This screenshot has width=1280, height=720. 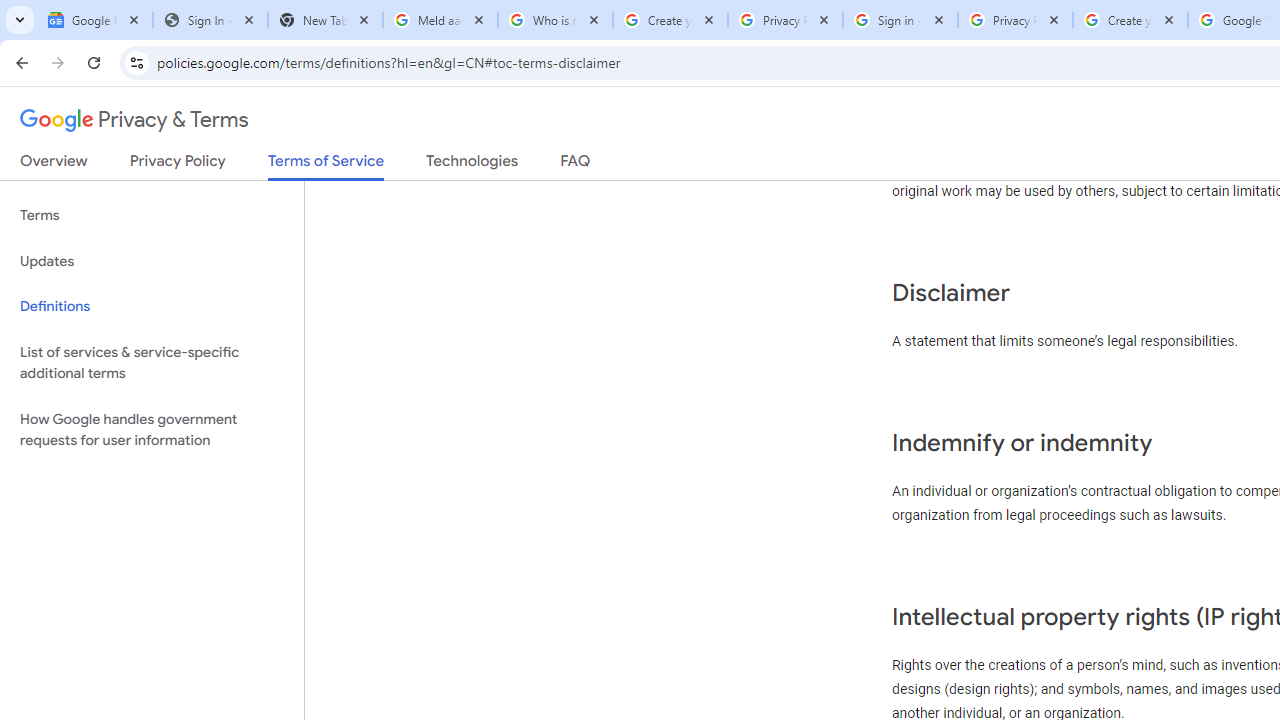 I want to click on 'Updates', so click(x=151, y=260).